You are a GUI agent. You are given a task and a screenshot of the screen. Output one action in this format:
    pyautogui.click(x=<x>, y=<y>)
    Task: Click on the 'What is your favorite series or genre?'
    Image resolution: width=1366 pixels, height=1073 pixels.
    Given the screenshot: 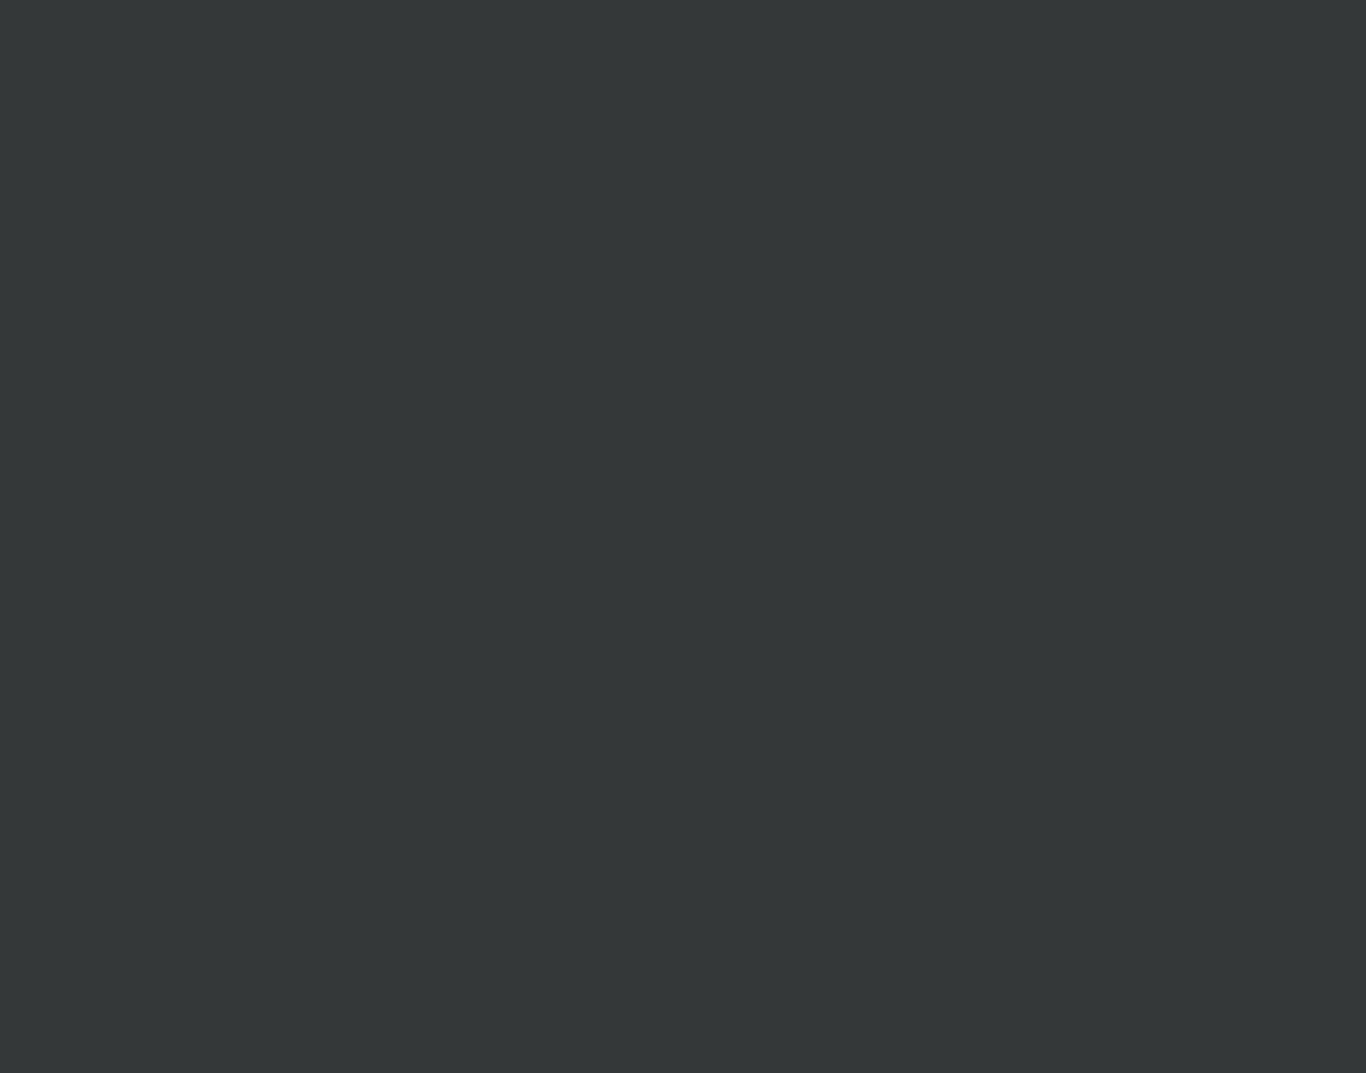 What is the action you would take?
    pyautogui.click(x=739, y=250)
    